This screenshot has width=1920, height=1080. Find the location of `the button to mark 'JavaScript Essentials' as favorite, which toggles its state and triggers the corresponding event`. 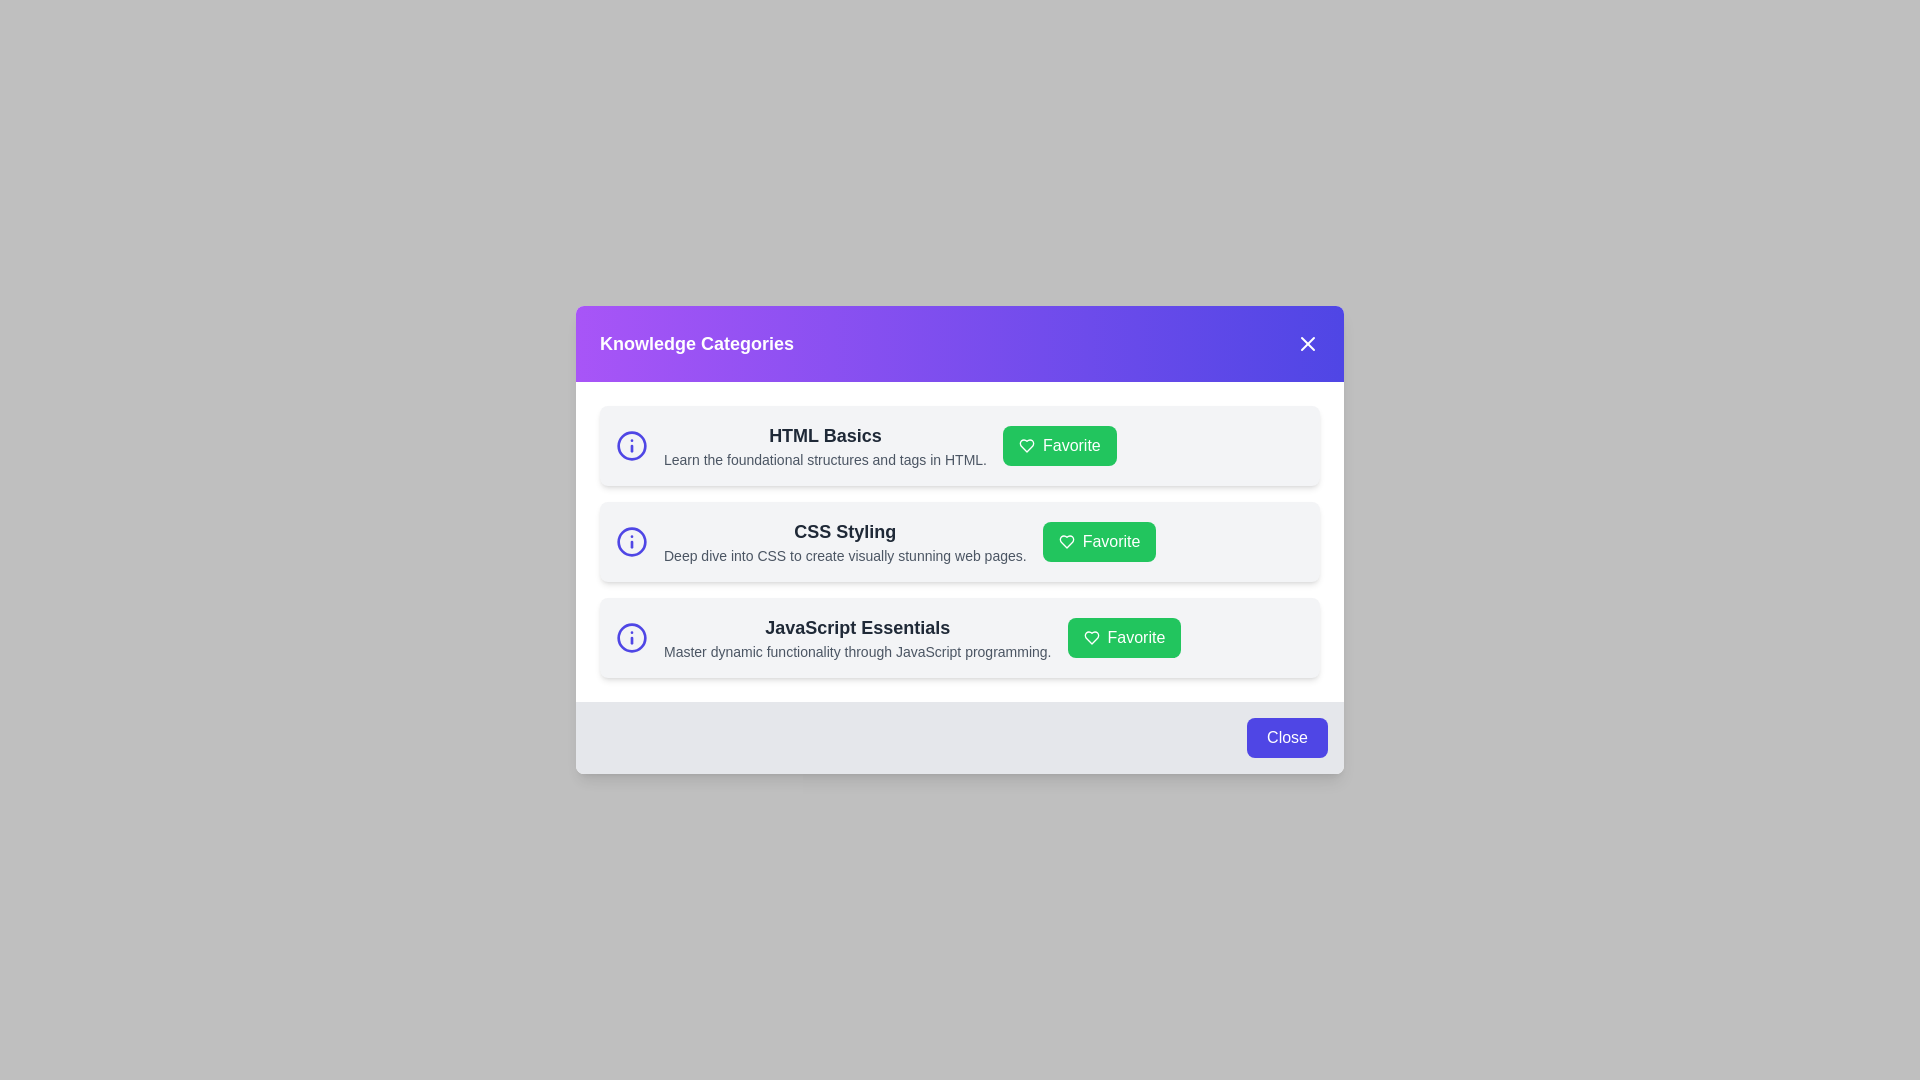

the button to mark 'JavaScript Essentials' as favorite, which toggles its state and triggers the corresponding event is located at coordinates (1124, 637).